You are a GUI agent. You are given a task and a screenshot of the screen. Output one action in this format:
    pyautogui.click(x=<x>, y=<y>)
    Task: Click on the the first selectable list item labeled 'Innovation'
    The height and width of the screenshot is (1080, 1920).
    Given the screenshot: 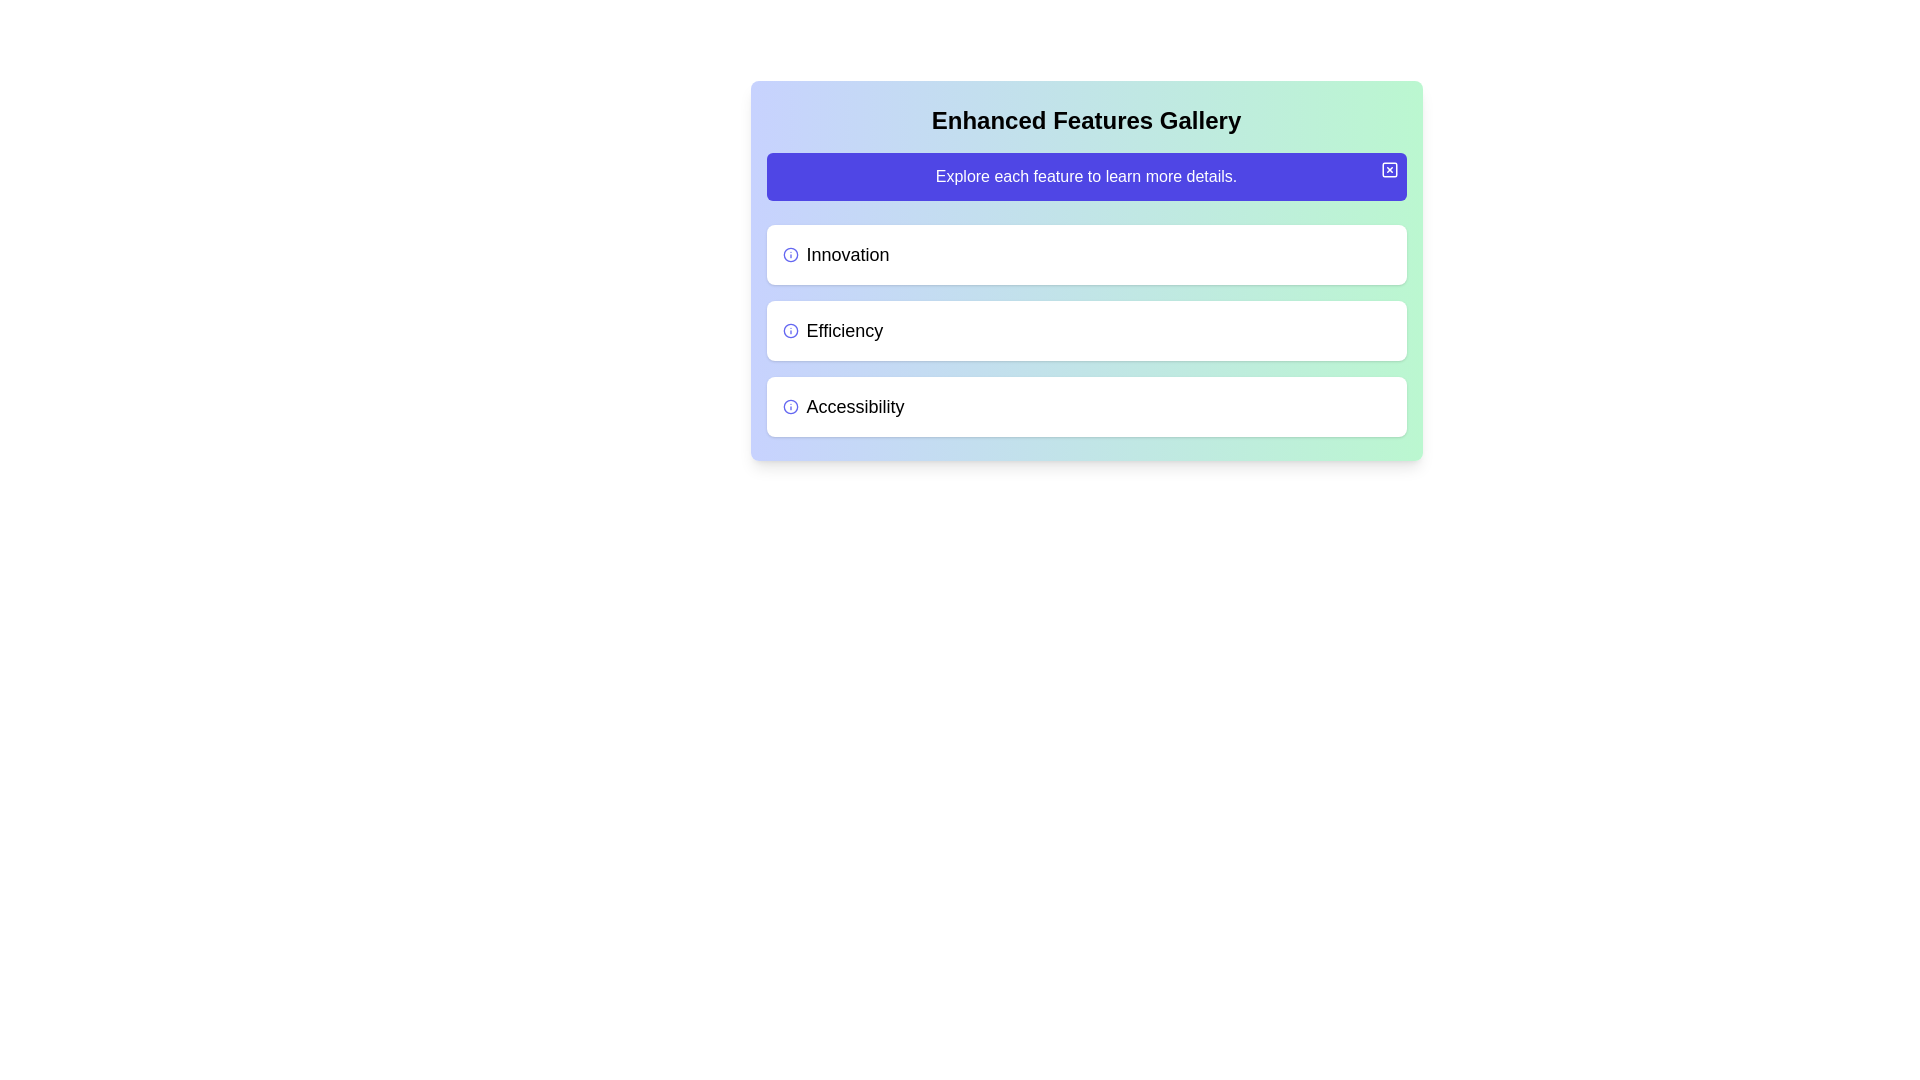 What is the action you would take?
    pyautogui.click(x=1085, y=253)
    